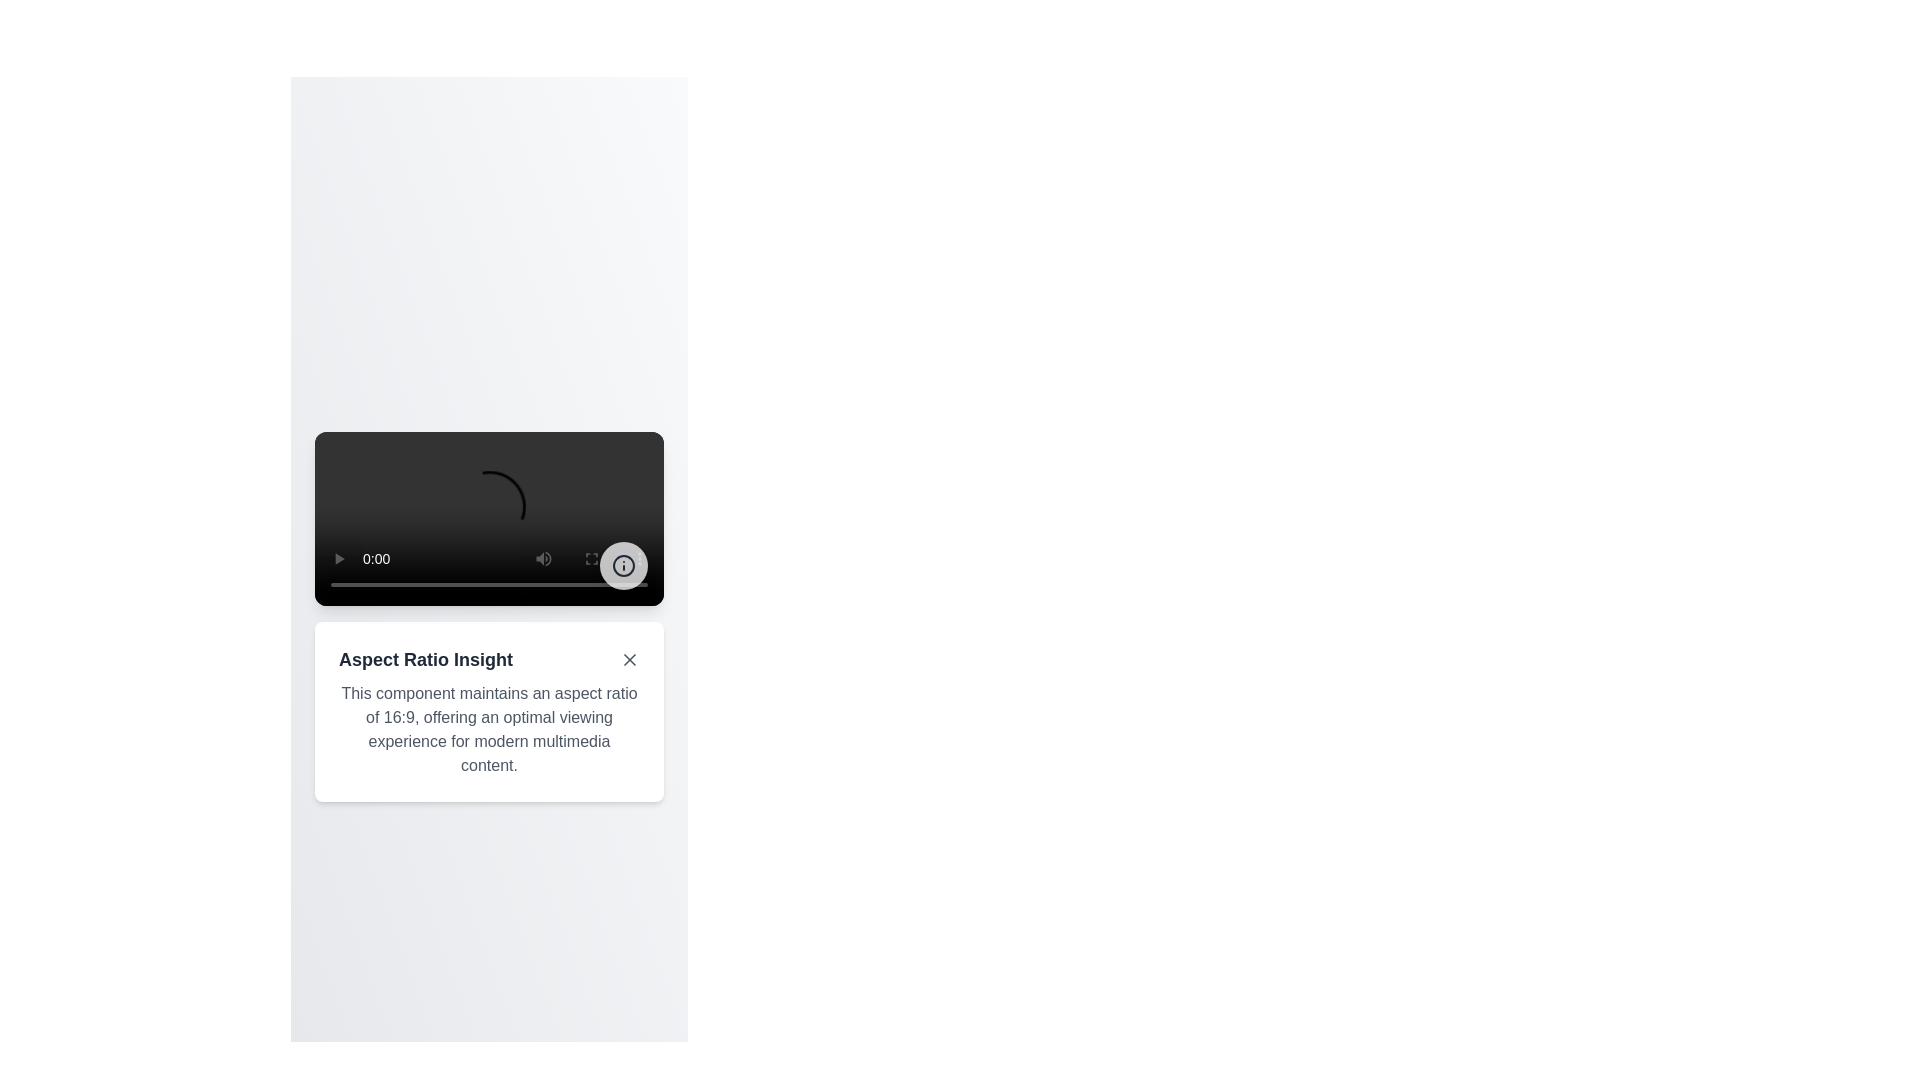 The image size is (1920, 1080). What do you see at coordinates (489, 730) in the screenshot?
I see `the descriptive text that reads: 'This component maintains an aspect ratio of 16:9, offering an optimal viewing experience for modern multimedia content.' located below the heading 'Aspect Ratio Insight' within a white card layout` at bounding box center [489, 730].